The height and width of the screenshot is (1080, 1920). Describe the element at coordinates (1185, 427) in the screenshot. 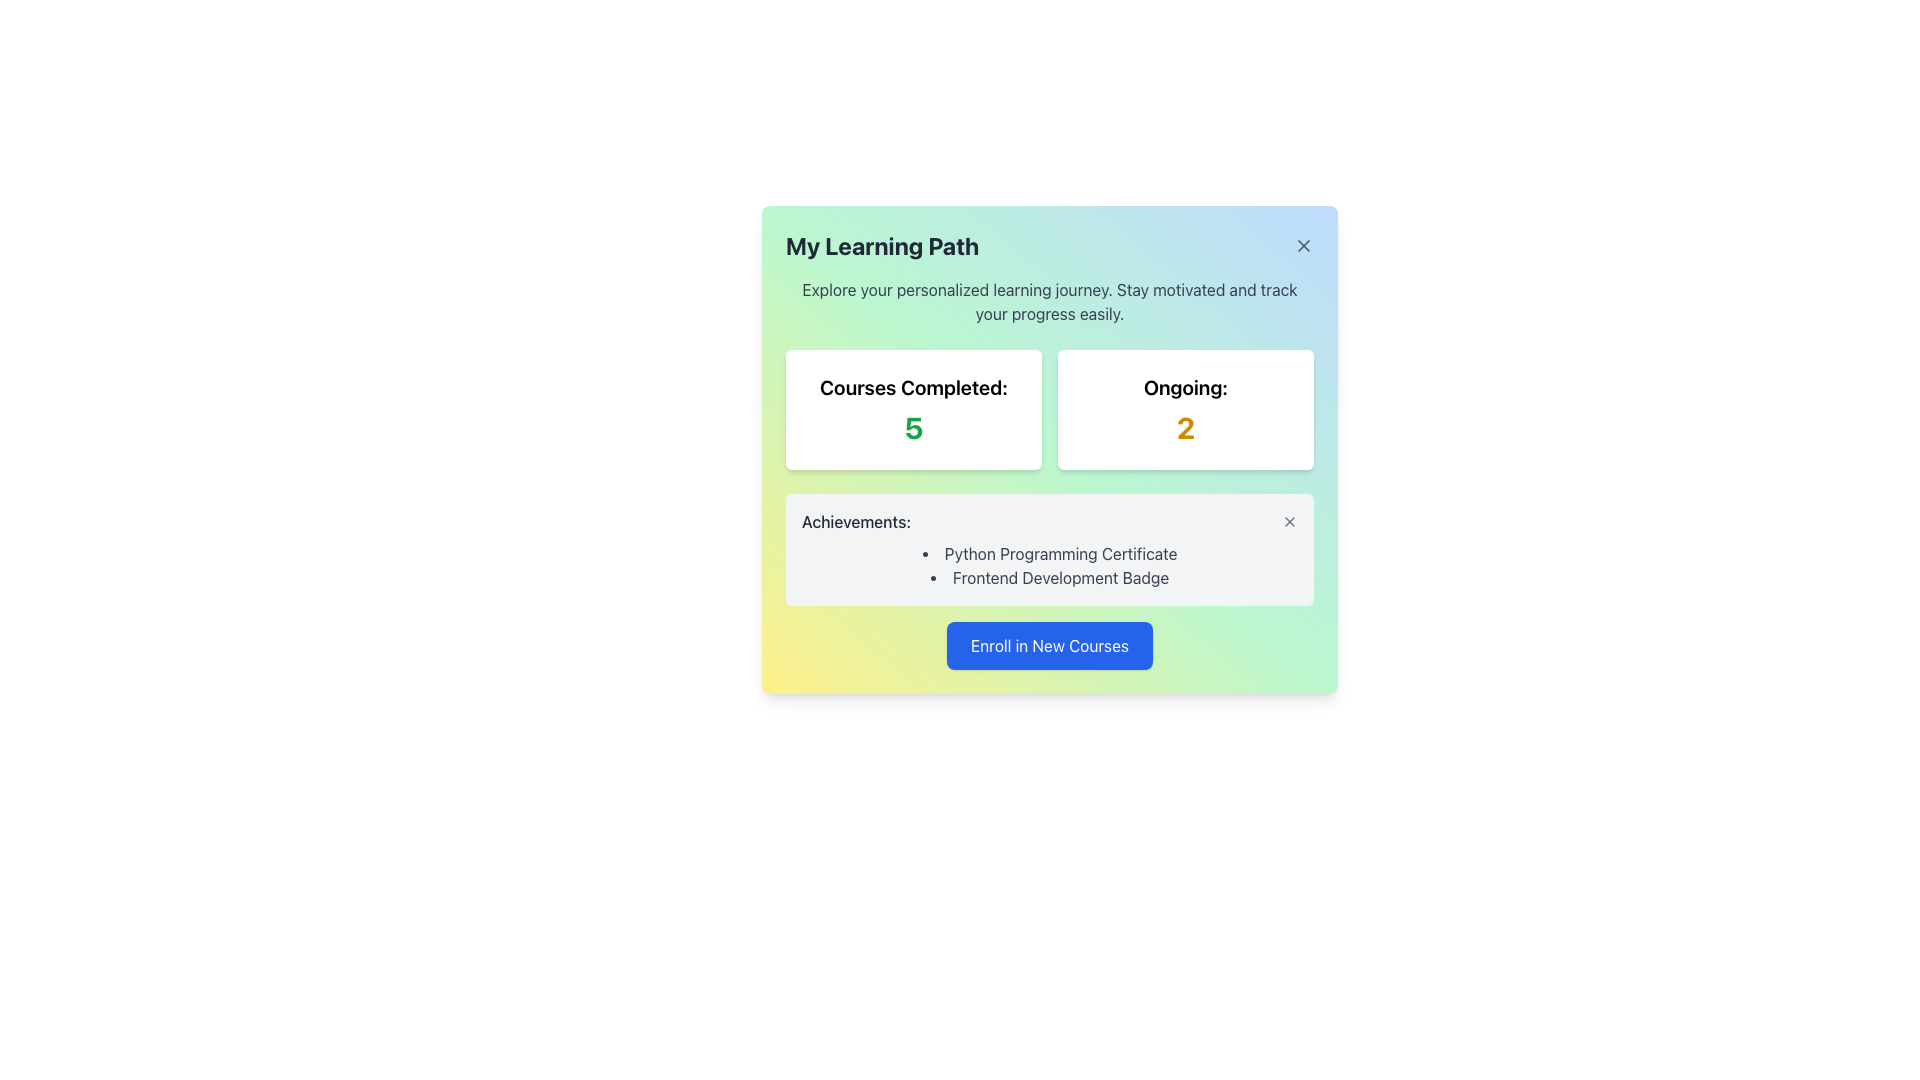

I see `the text label displaying the count of ongoing courses in the learning tracker interface, located under the label 'Ongoing:' in the progress summary` at that location.